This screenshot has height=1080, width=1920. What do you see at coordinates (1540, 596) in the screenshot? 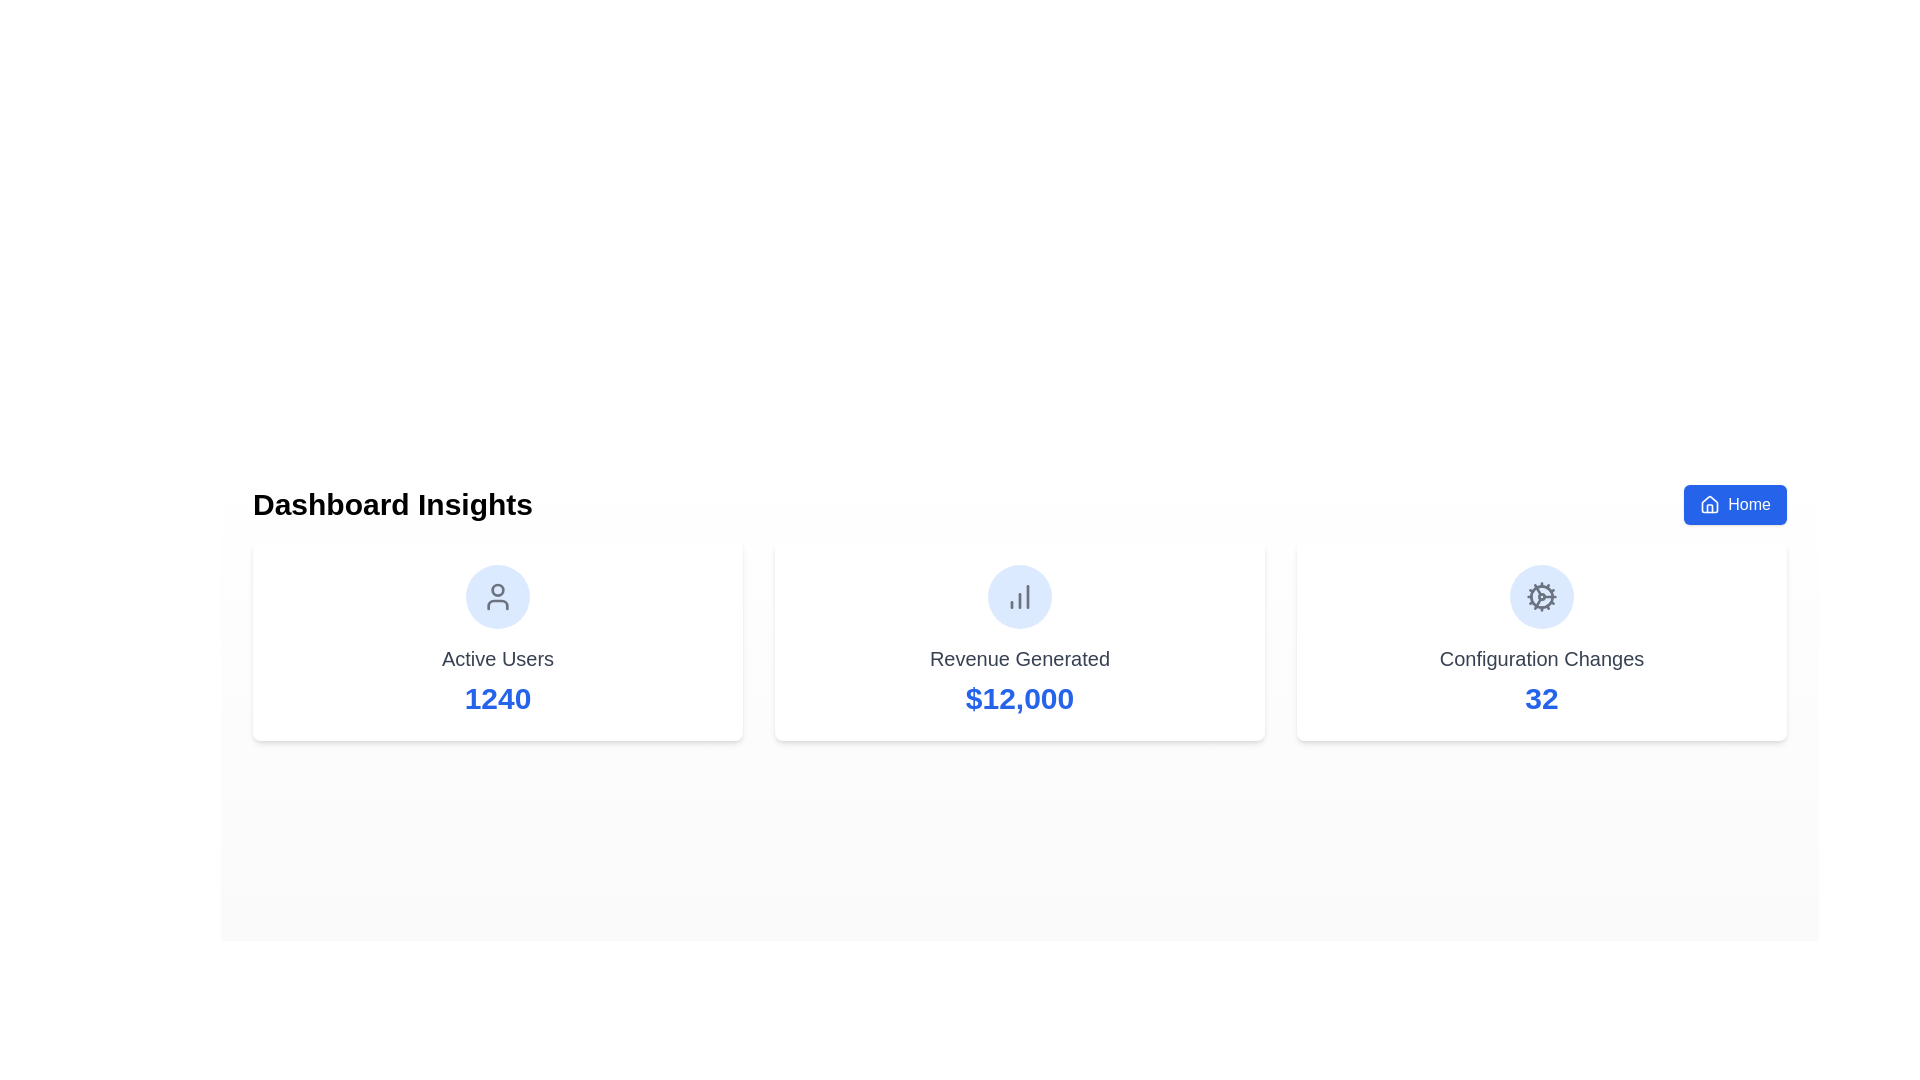
I see `the largest circular part of the cog icon located in the top-right region of the card labeled 'Configuration Changes'` at bounding box center [1540, 596].